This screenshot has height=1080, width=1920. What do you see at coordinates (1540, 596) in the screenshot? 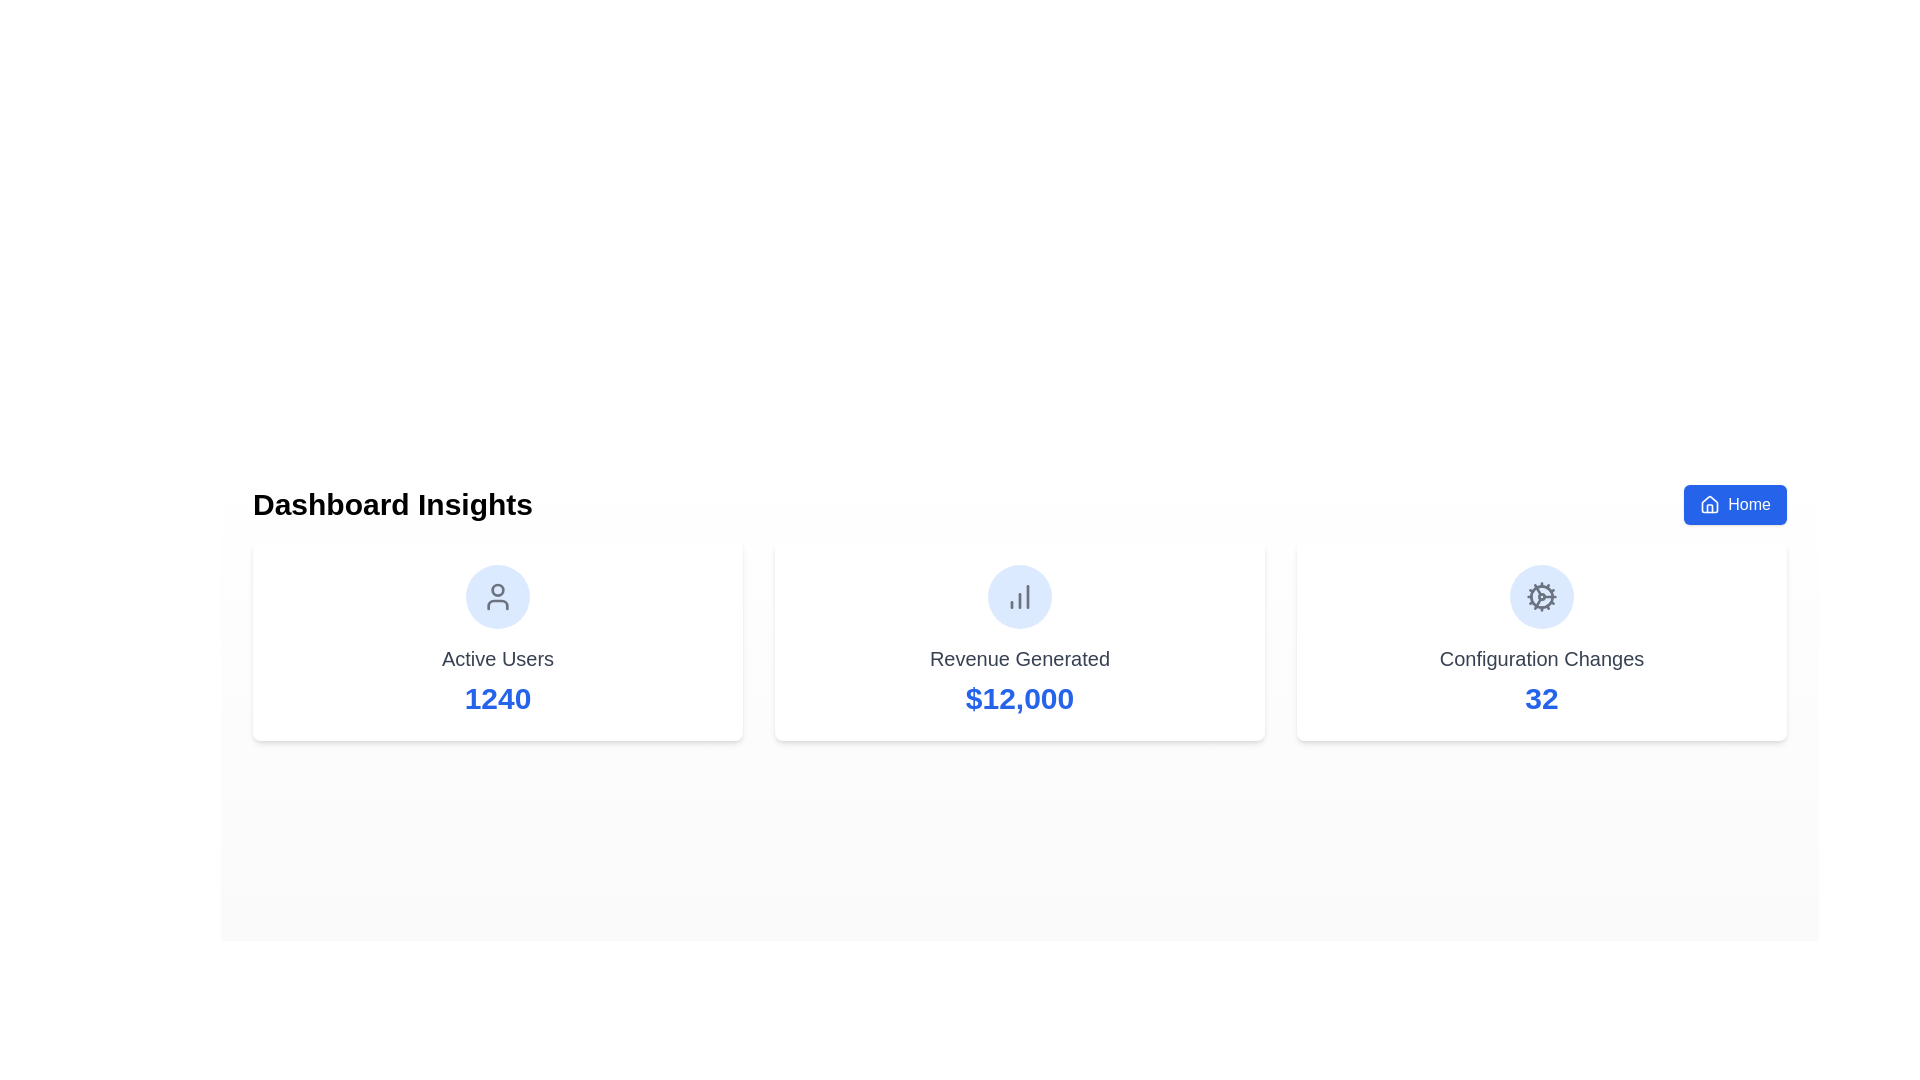
I see `the largest circular part of the cog icon located in the top-right region of the card labeled 'Configuration Changes'` at bounding box center [1540, 596].